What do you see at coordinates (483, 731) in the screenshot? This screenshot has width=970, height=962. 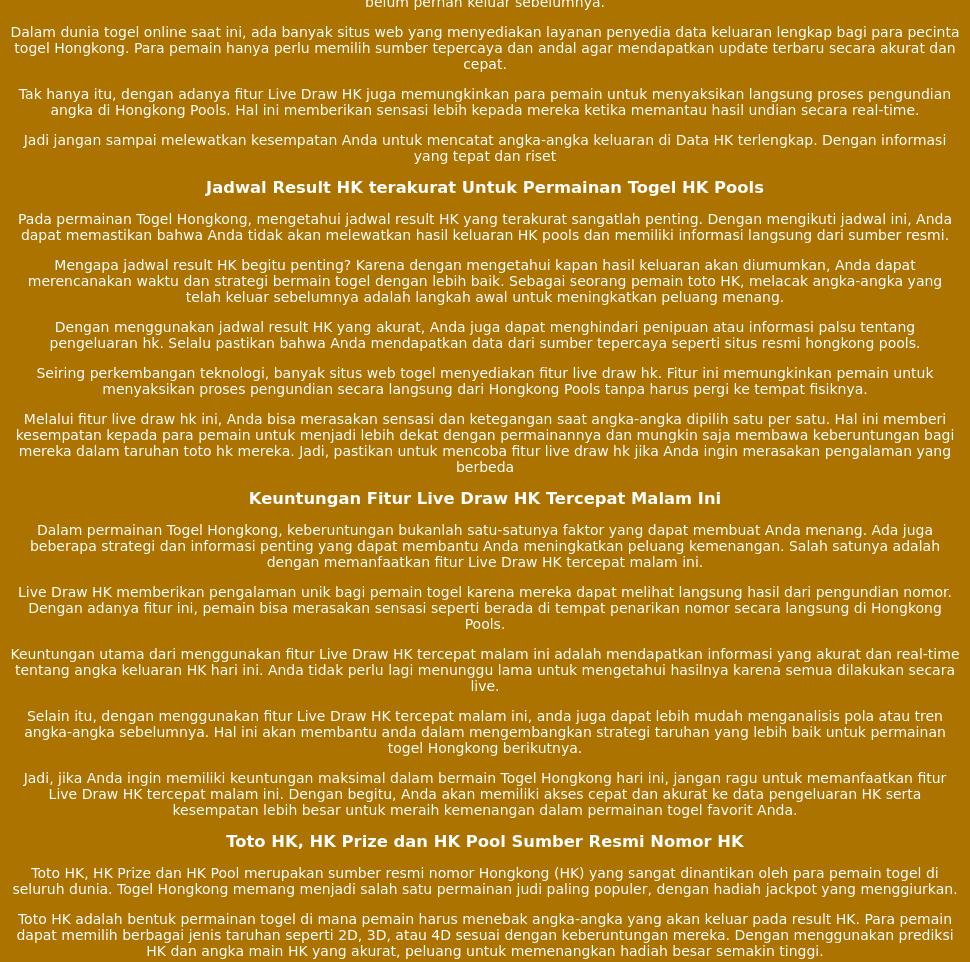 I see `'Selain itu, dengan menggunakan fitur Live Draw HK tercepat malam ini, anda juga dapat lebih mudah menganalisis pola atau tren angka-angka sebelumnya. Hal ini akan membantu anda dalam mengembangkan strategi taruhan yang lebih baik untuk permainan togel Hongkong berikutnya.'` at bounding box center [483, 731].